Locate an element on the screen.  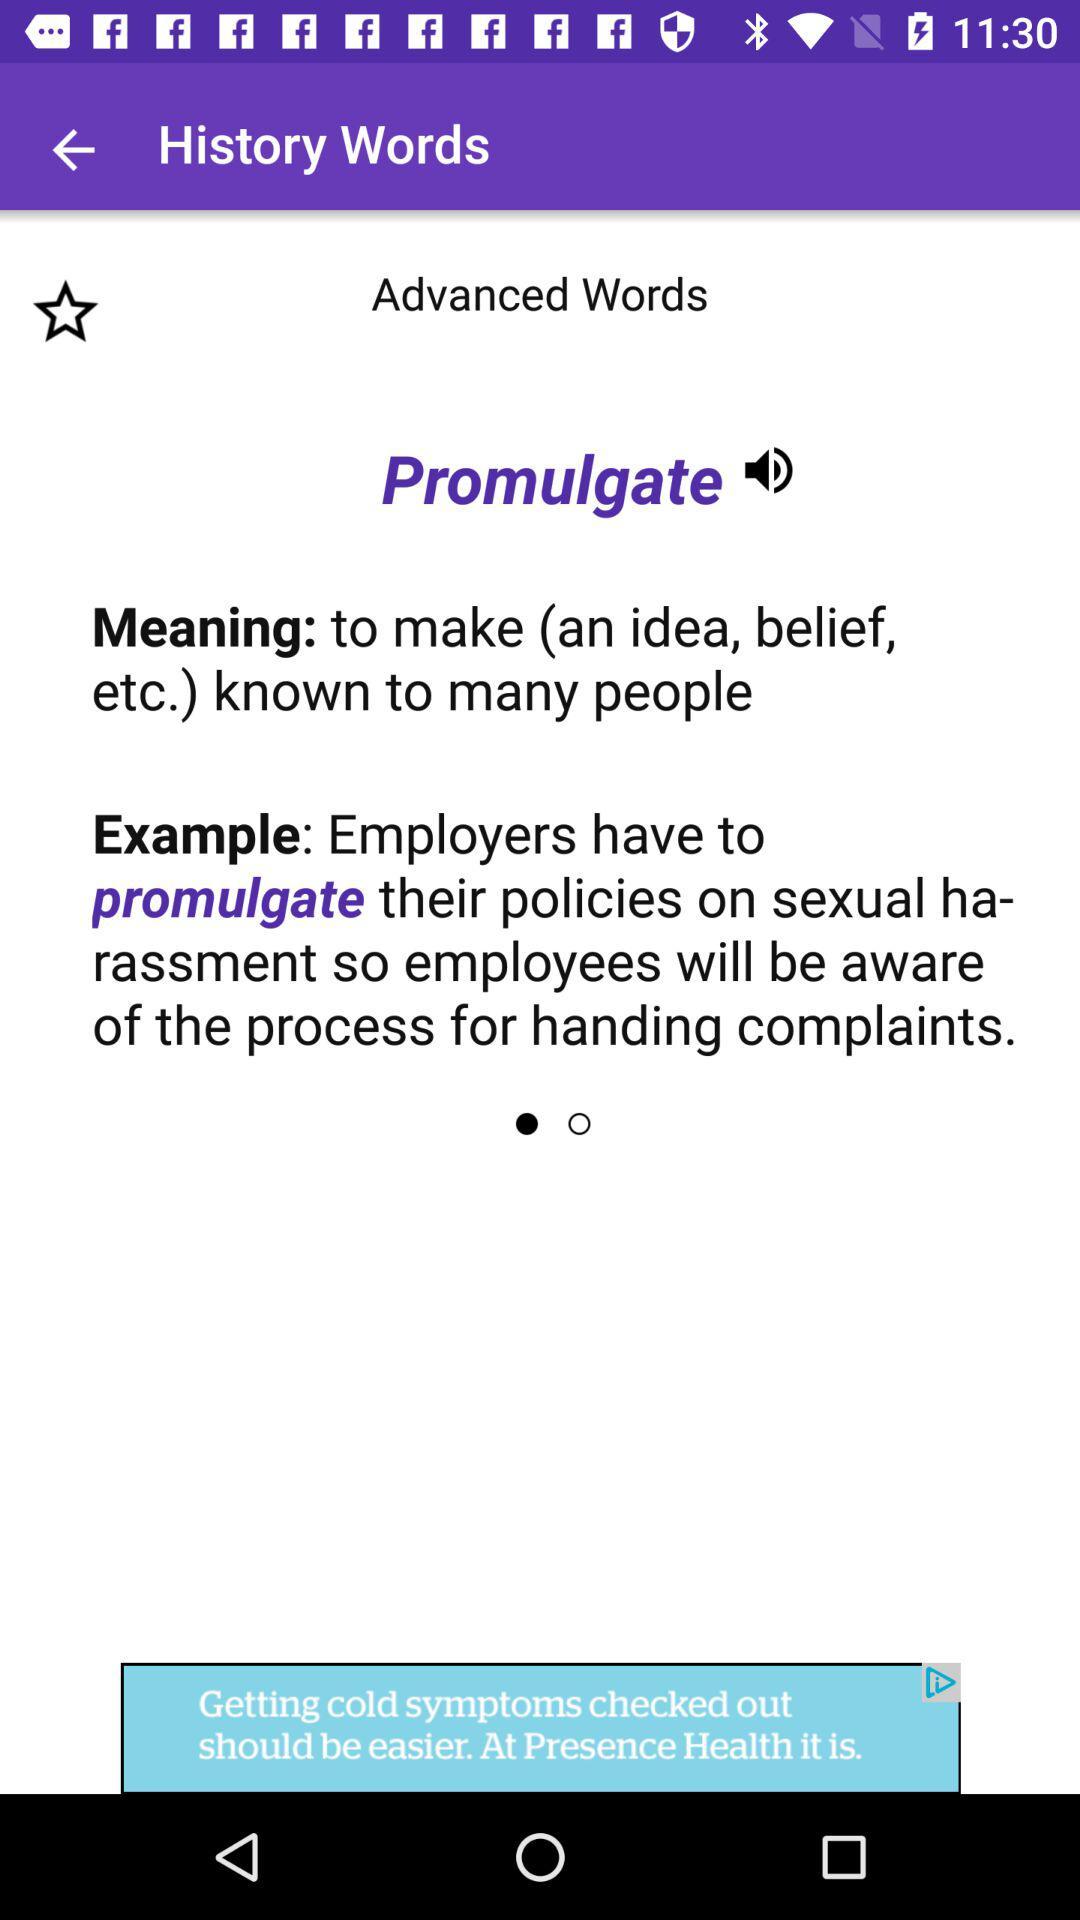
the star icon is located at coordinates (64, 311).